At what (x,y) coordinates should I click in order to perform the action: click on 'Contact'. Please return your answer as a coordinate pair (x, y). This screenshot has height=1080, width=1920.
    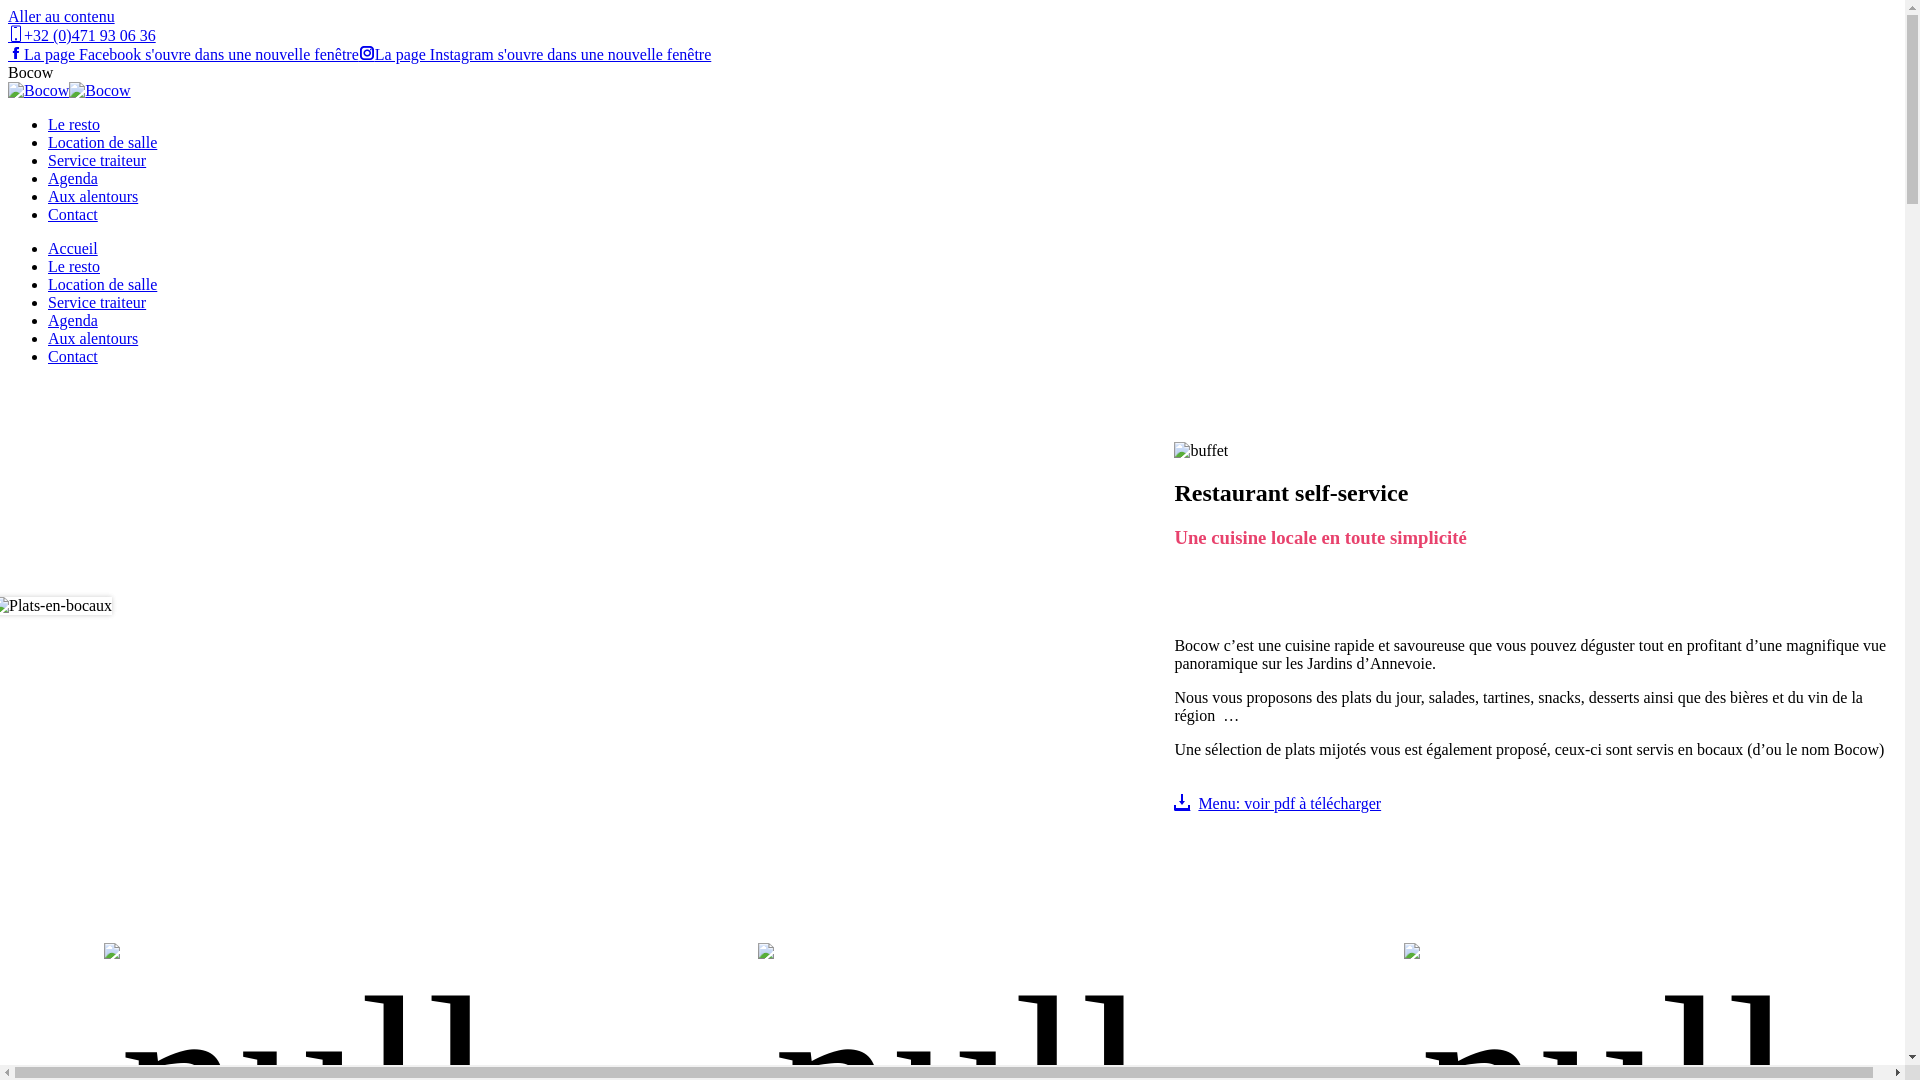
    Looking at the image, I should click on (72, 214).